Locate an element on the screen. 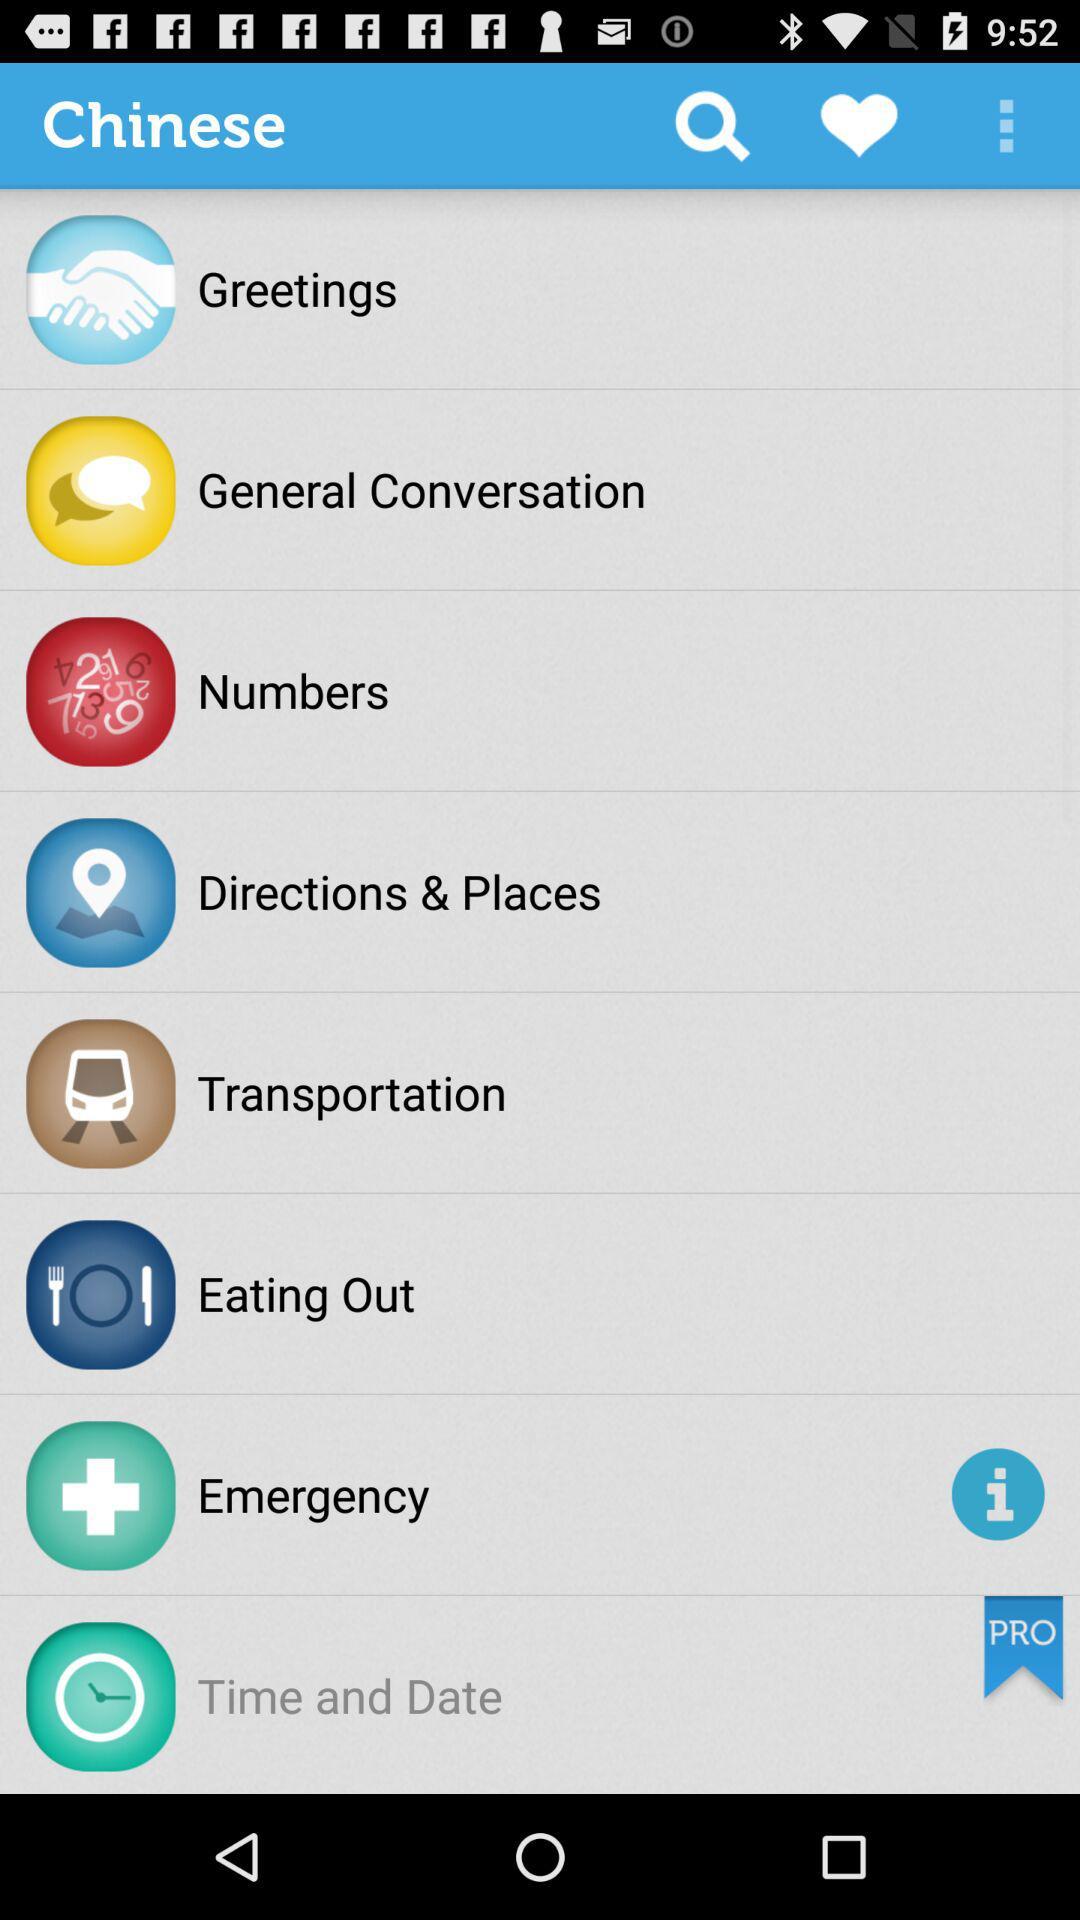  the numbers item is located at coordinates (293, 690).